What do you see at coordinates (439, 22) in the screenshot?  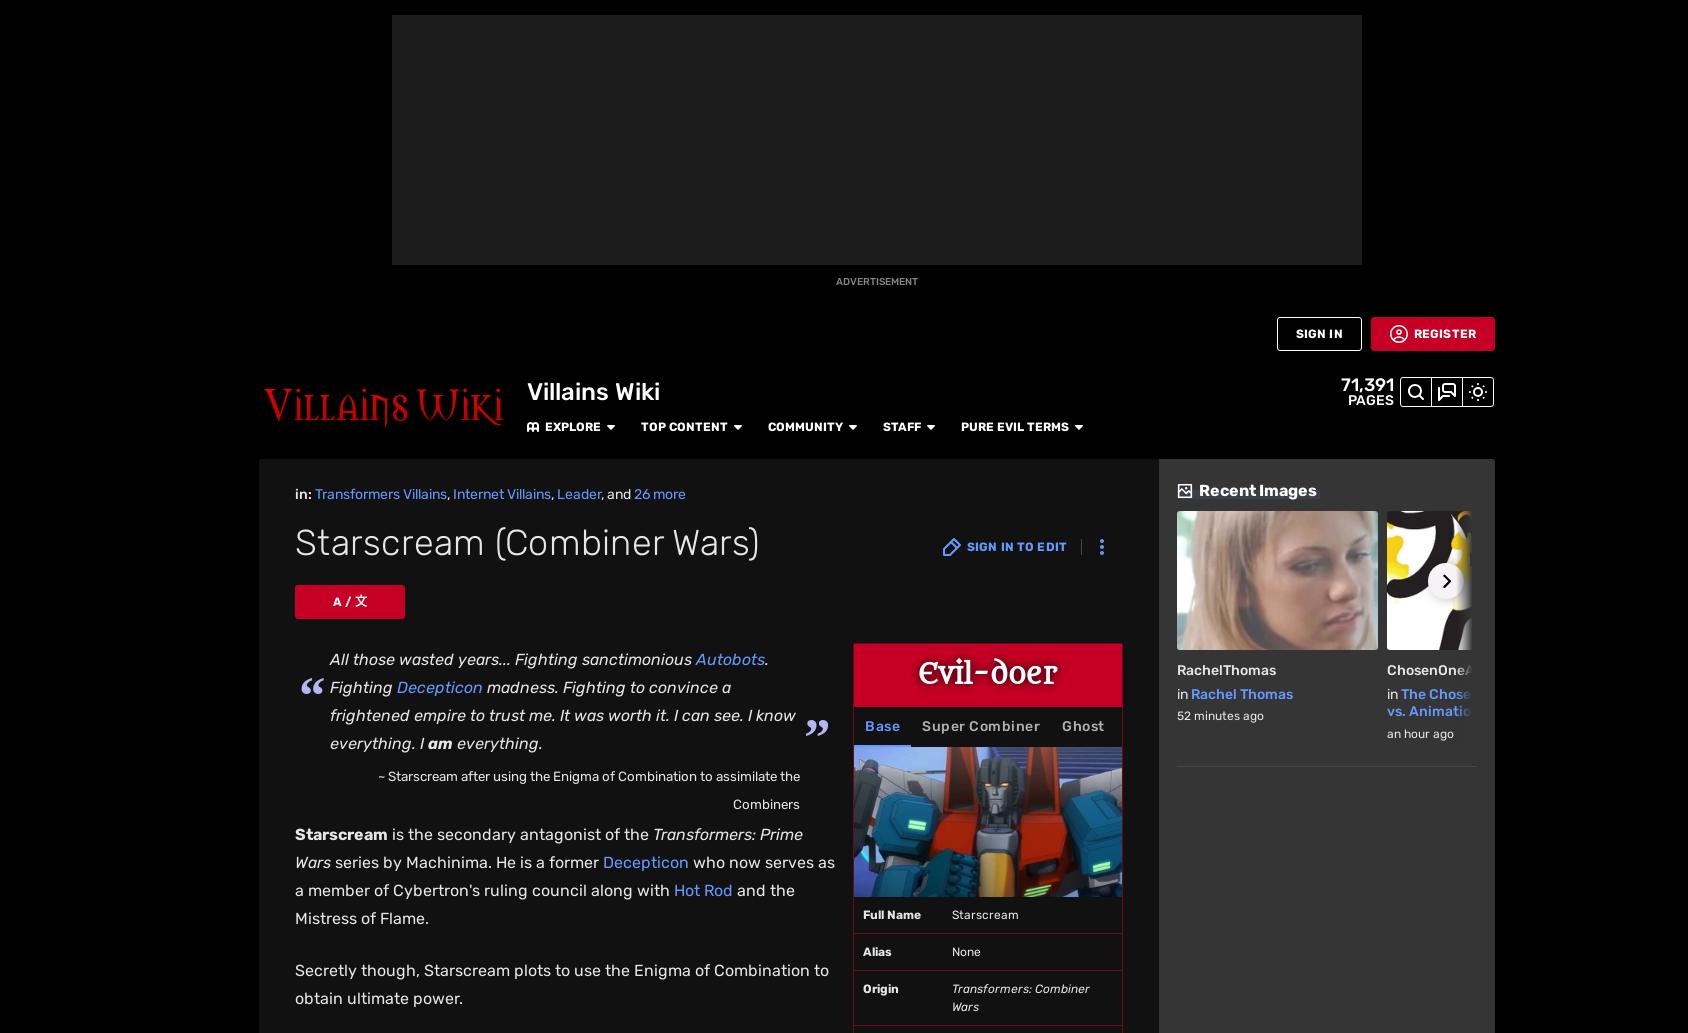 I see `'Top Content'` at bounding box center [439, 22].